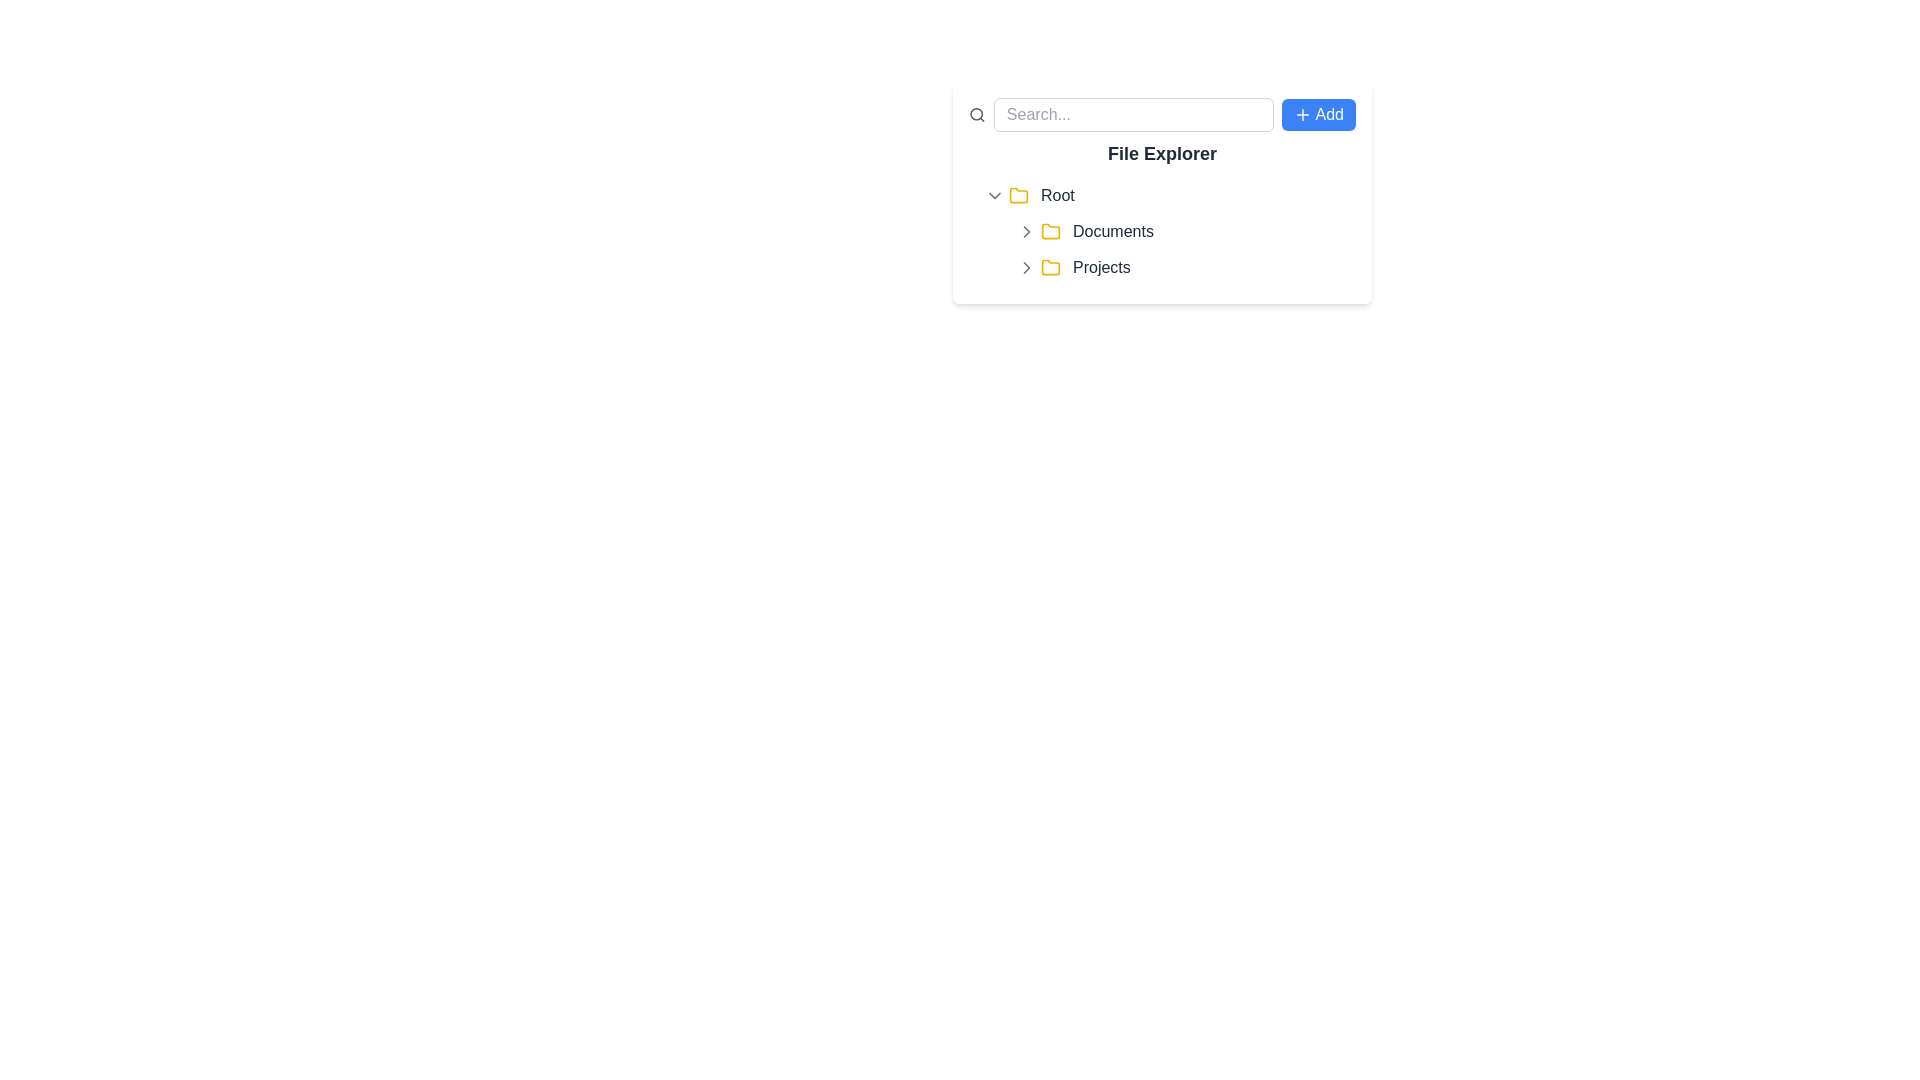  Describe the element at coordinates (1018, 195) in the screenshot. I see `the folder icon representing 'Root' in the file explorer's tree view` at that location.